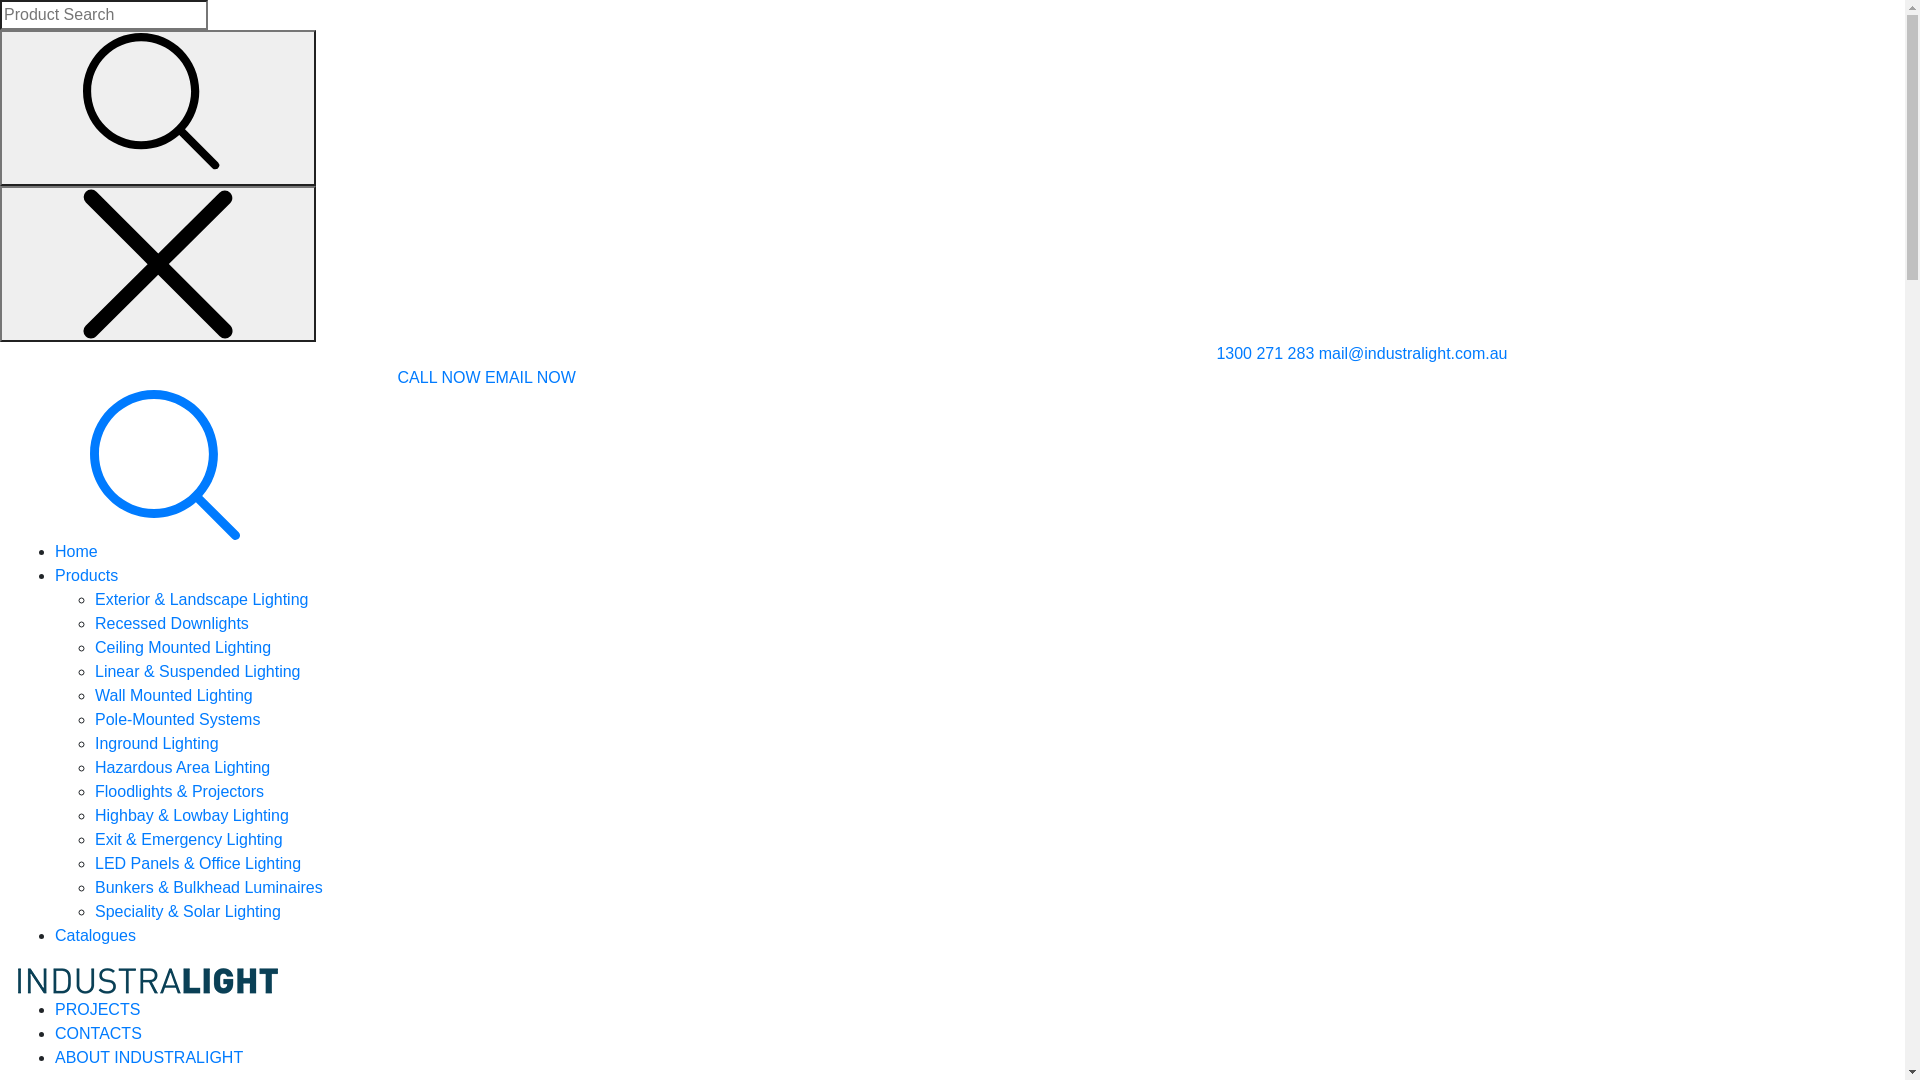 The image size is (1920, 1080). Describe the element at coordinates (94, 935) in the screenshot. I see `'Catalogues'` at that location.